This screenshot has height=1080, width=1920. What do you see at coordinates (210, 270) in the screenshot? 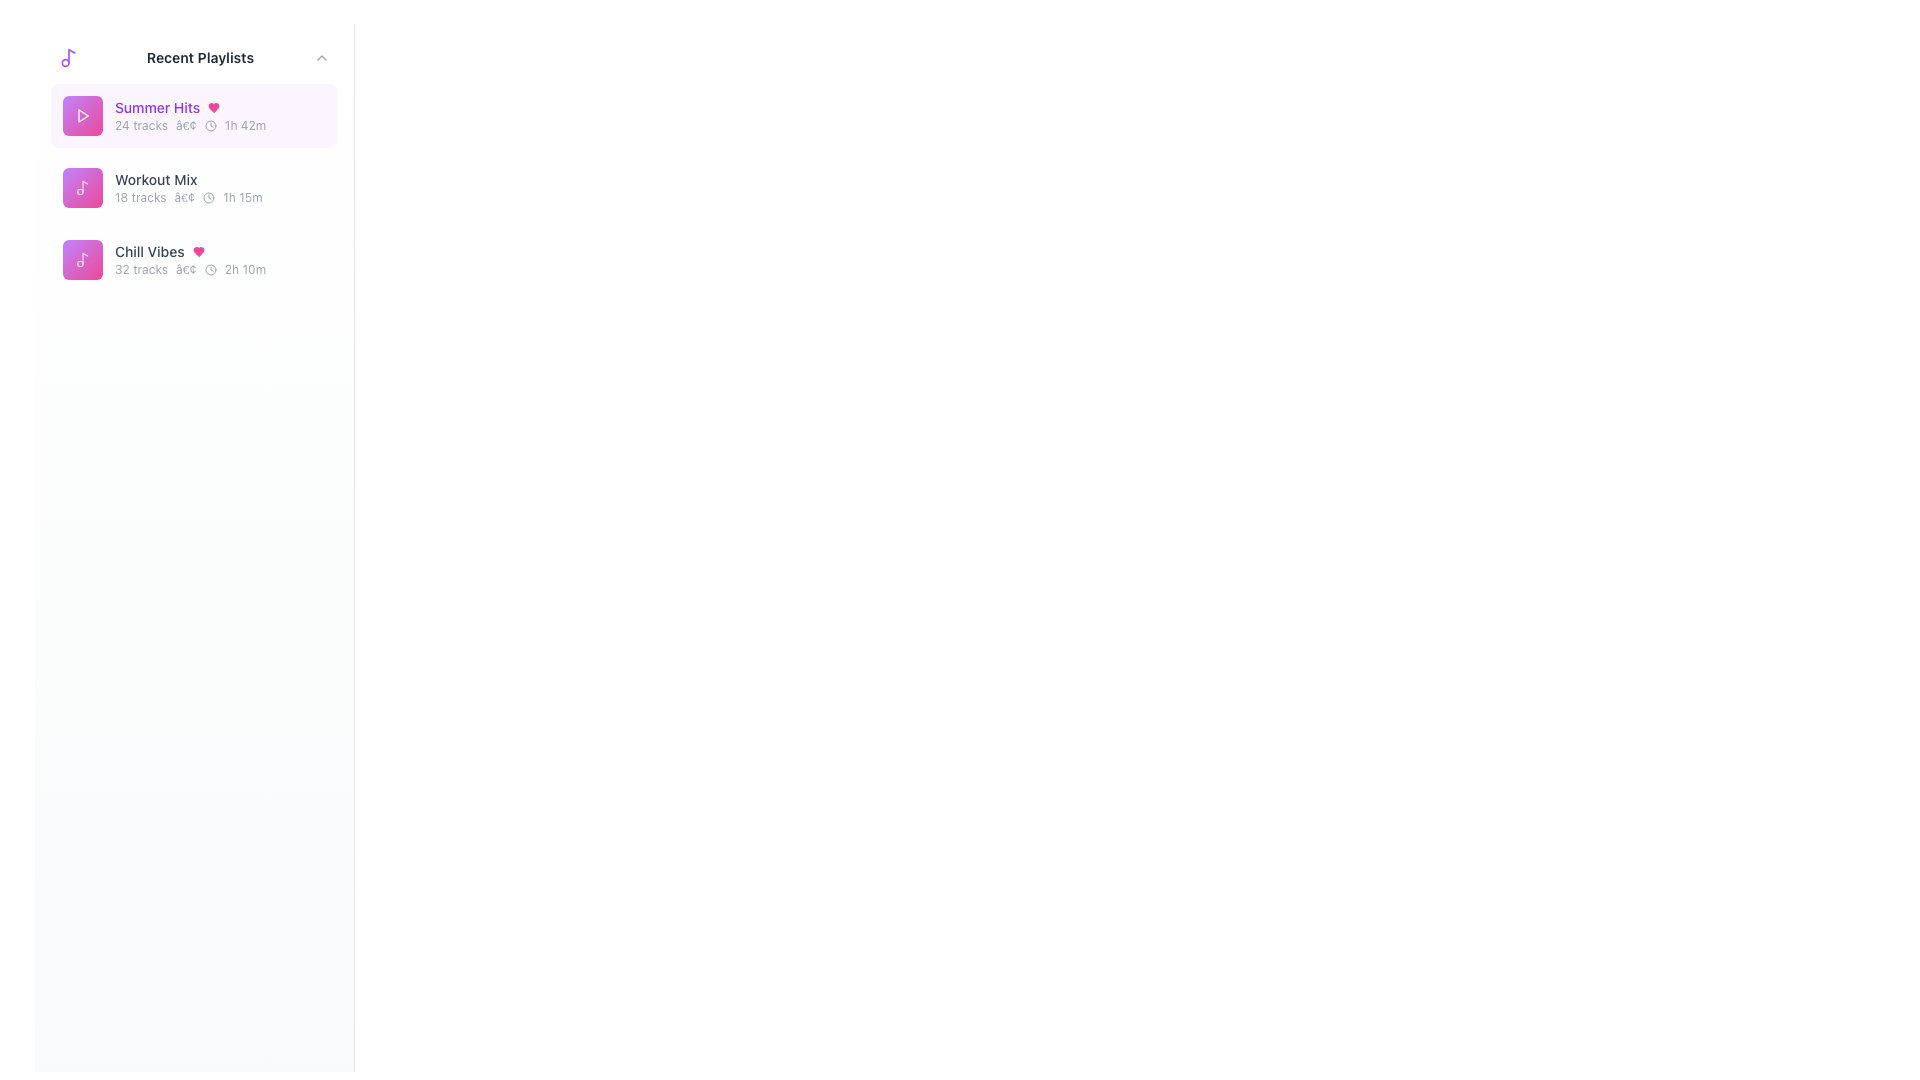
I see `the central circular decorative element of the clock-like icon in the third entry of the 'Recent Playlists' section, next to the '2h 10m' duration of the 'Chill Vibes' playlist` at bounding box center [210, 270].